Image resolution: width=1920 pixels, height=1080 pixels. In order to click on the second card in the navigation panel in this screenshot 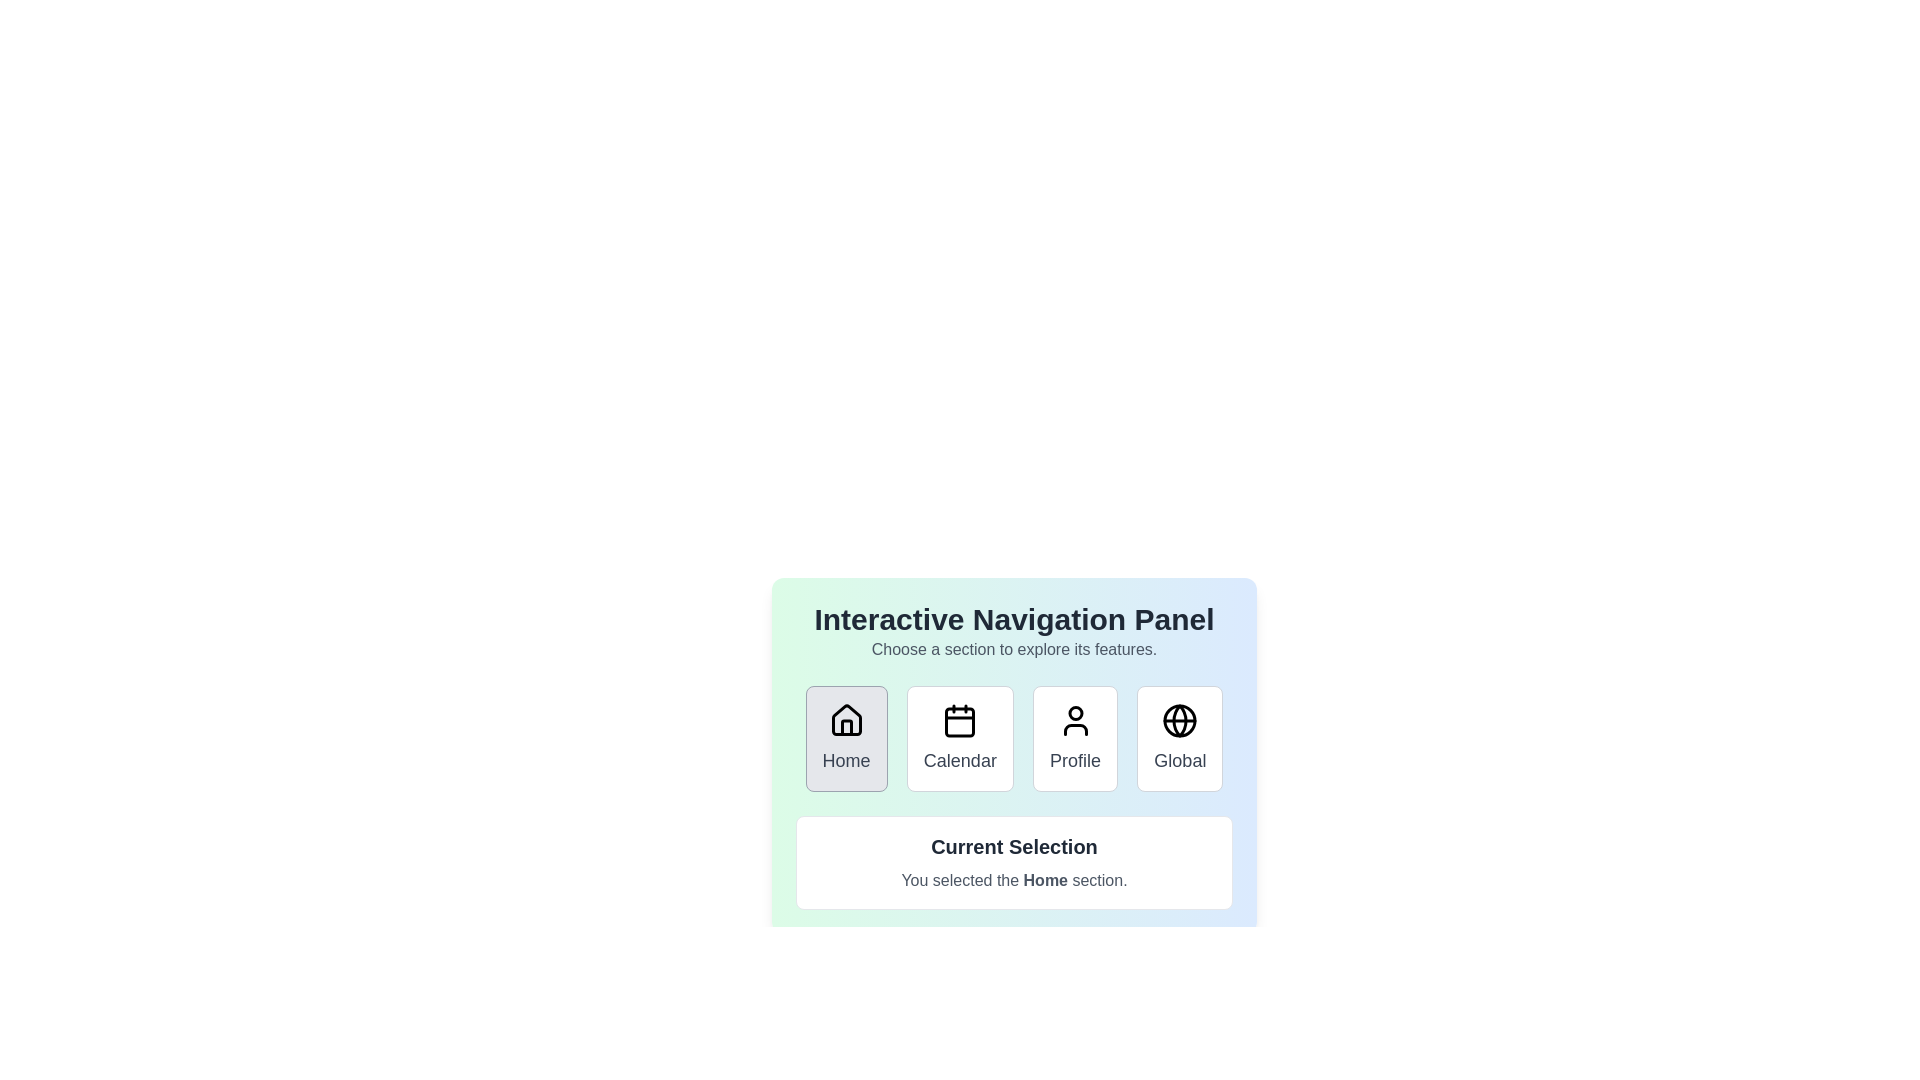, I will do `click(960, 739)`.